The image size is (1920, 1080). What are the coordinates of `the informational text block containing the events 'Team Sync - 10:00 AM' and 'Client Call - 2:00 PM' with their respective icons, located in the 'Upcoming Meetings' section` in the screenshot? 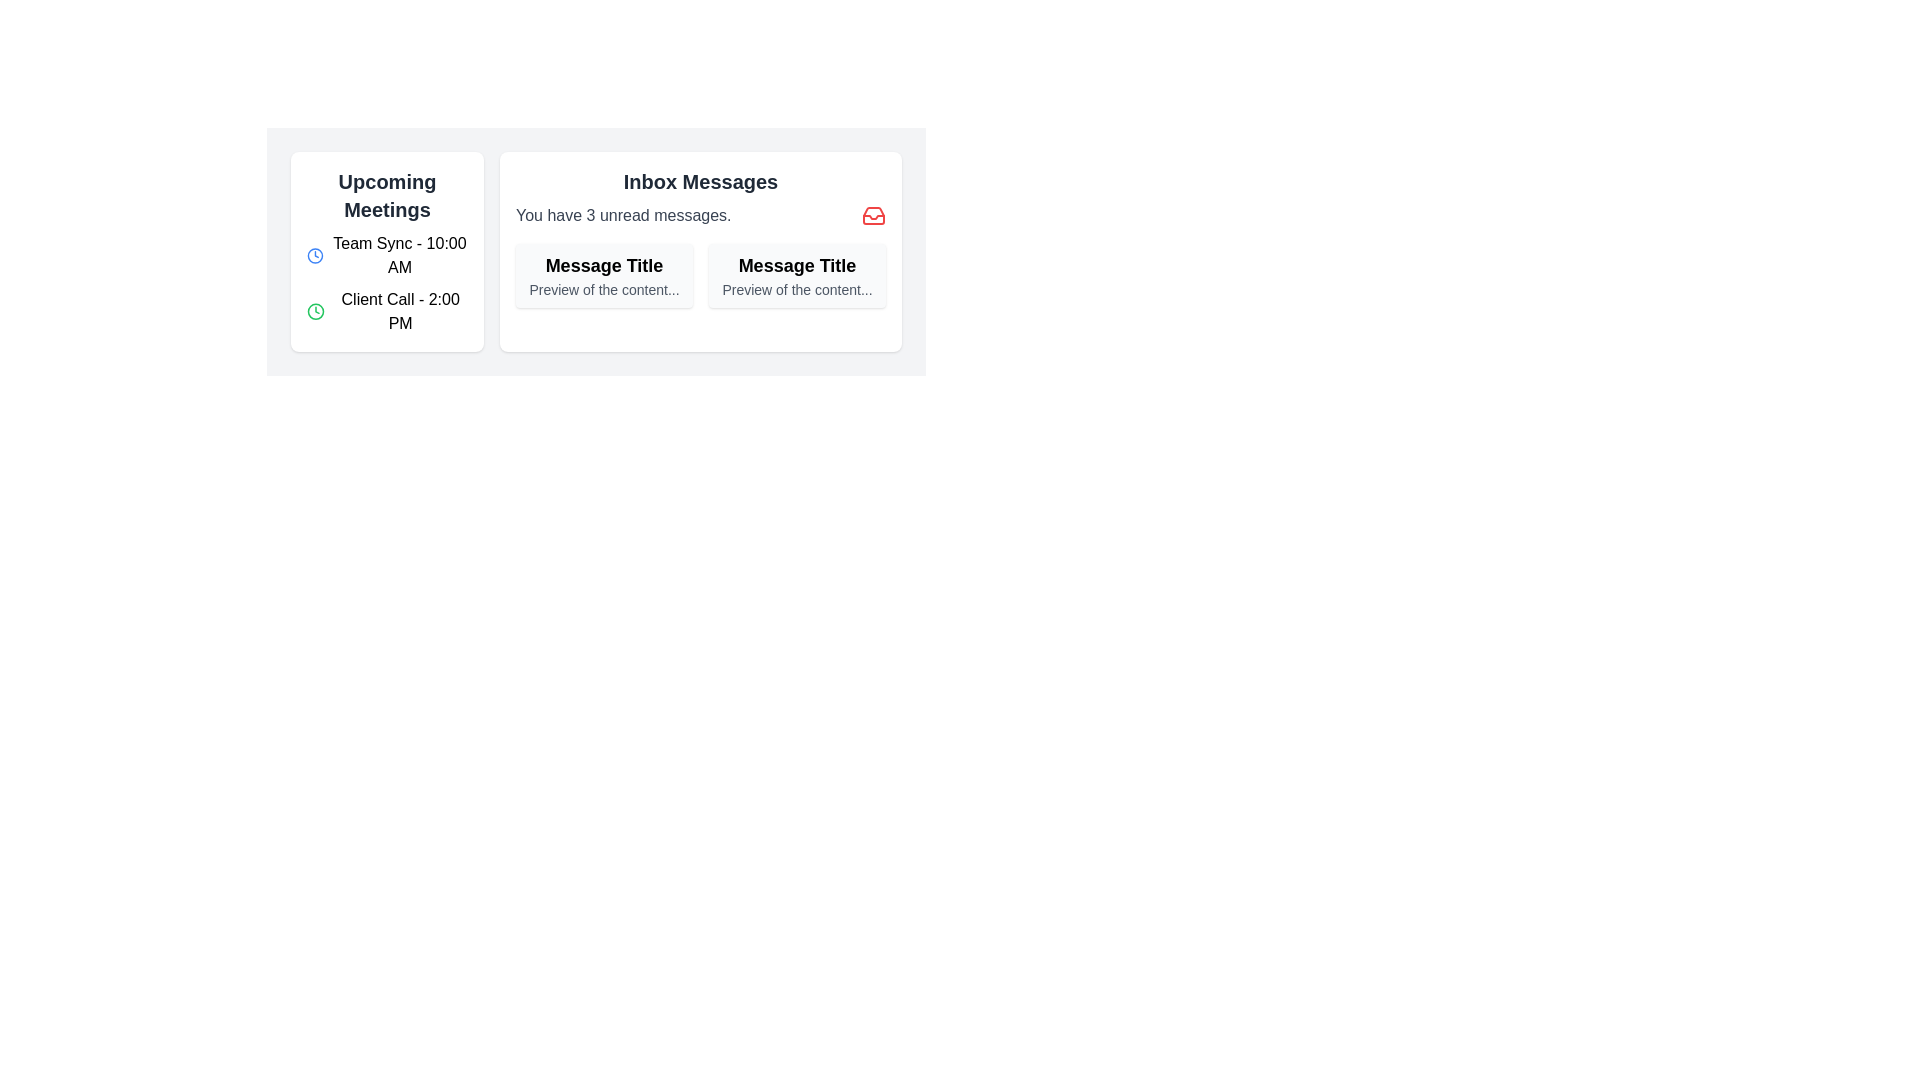 It's located at (387, 284).